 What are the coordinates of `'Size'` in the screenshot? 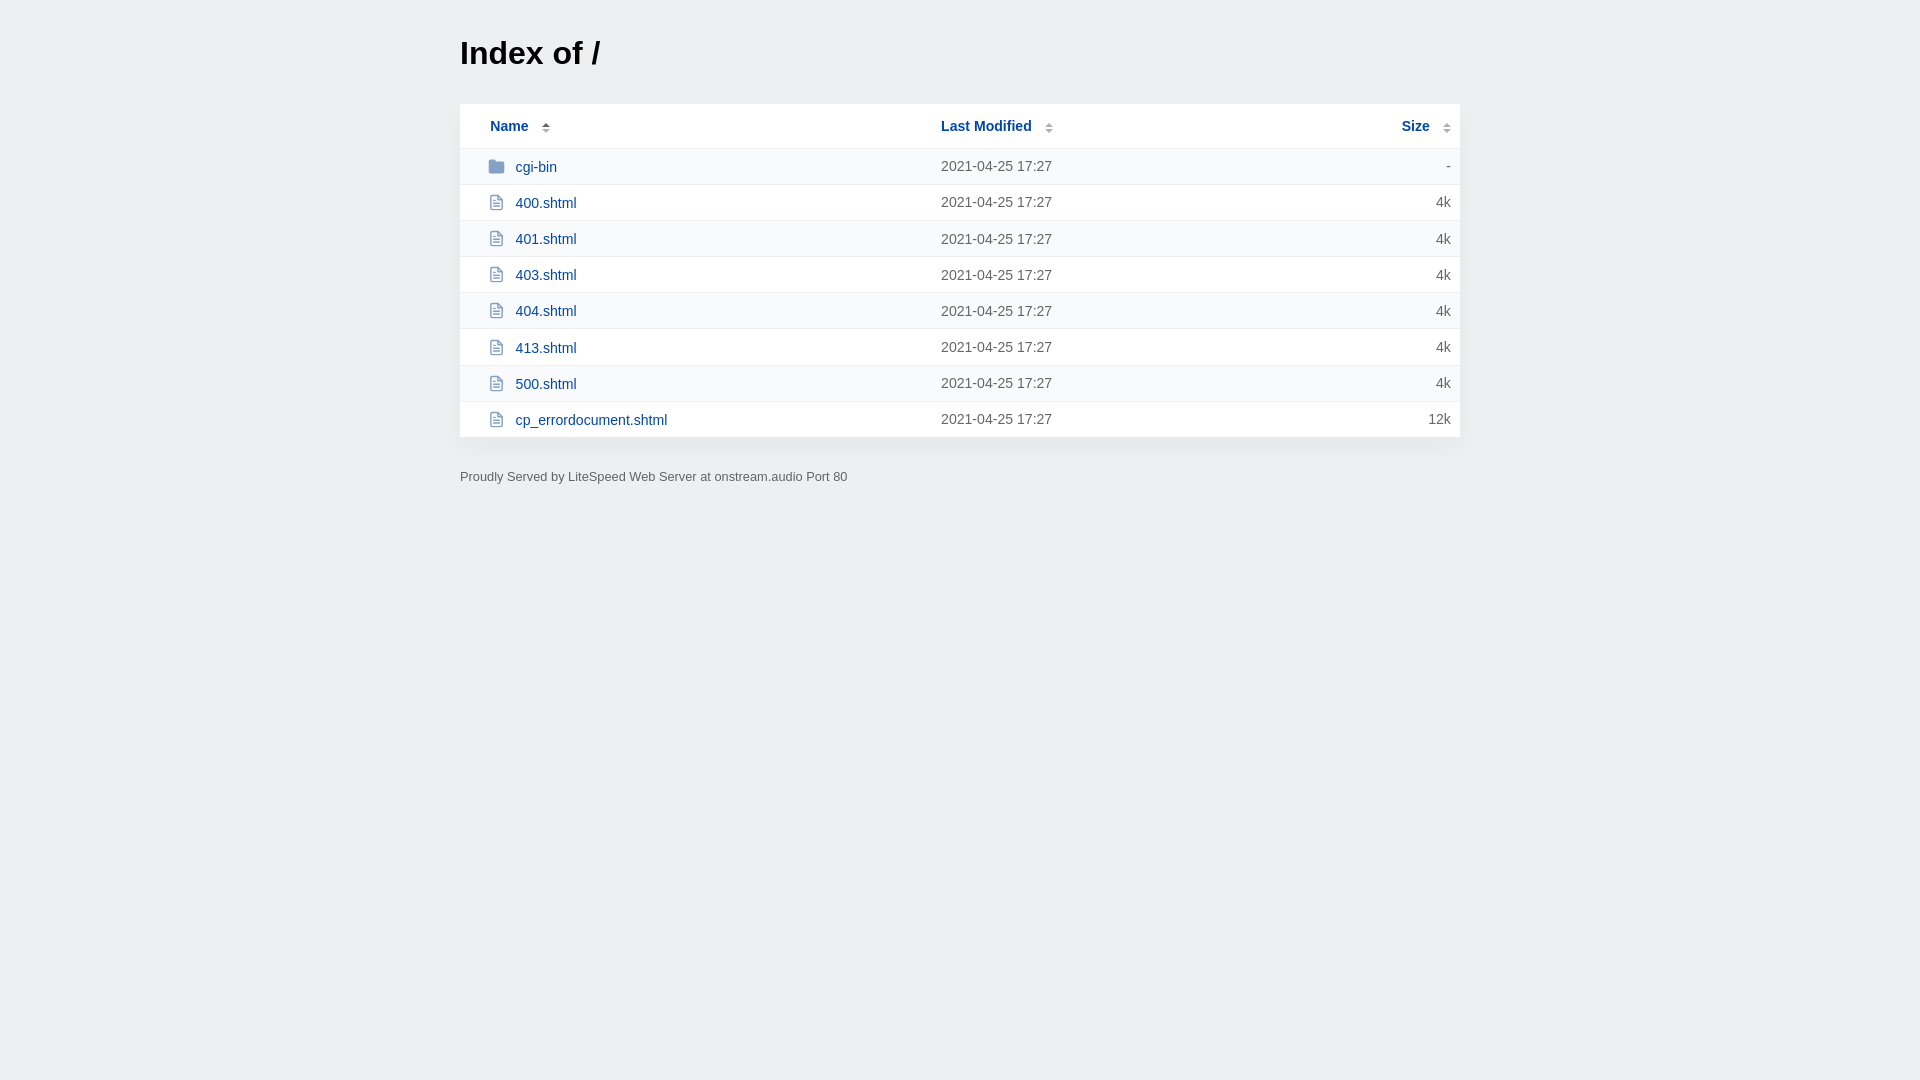 It's located at (1425, 126).